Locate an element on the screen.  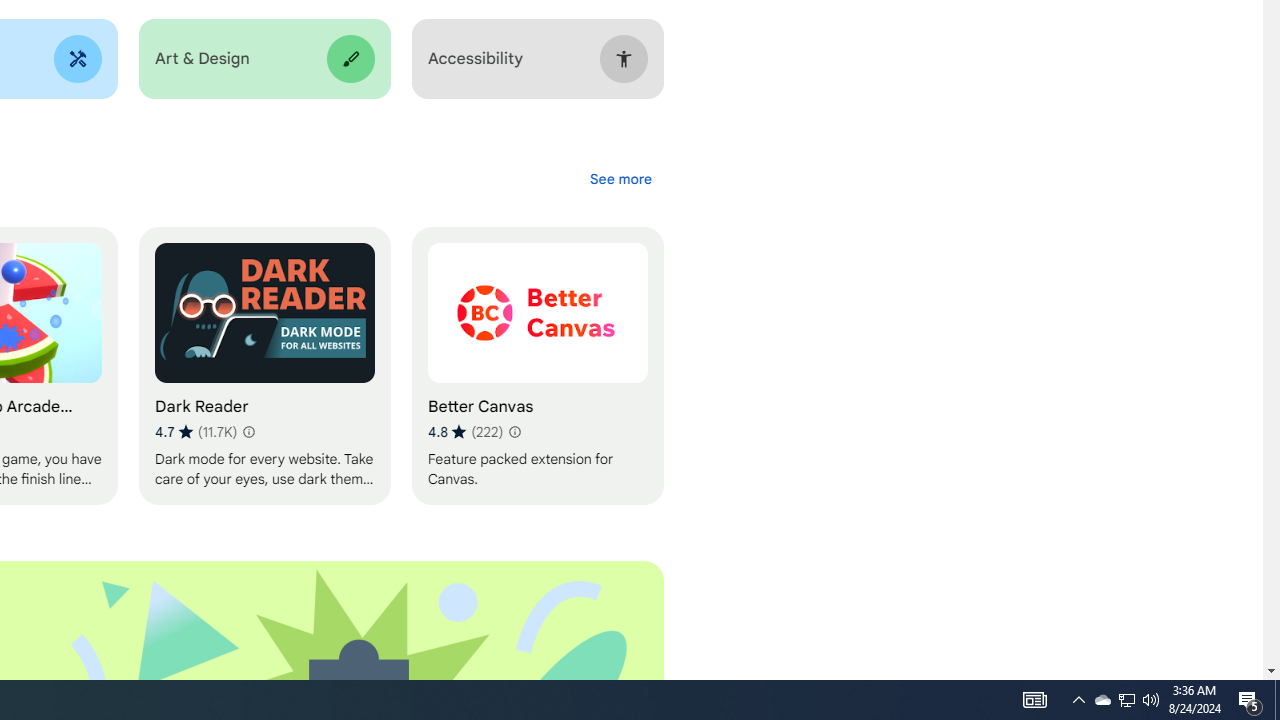
'Learn more about results and reviews "Dark Reader"' is located at coordinates (246, 431).